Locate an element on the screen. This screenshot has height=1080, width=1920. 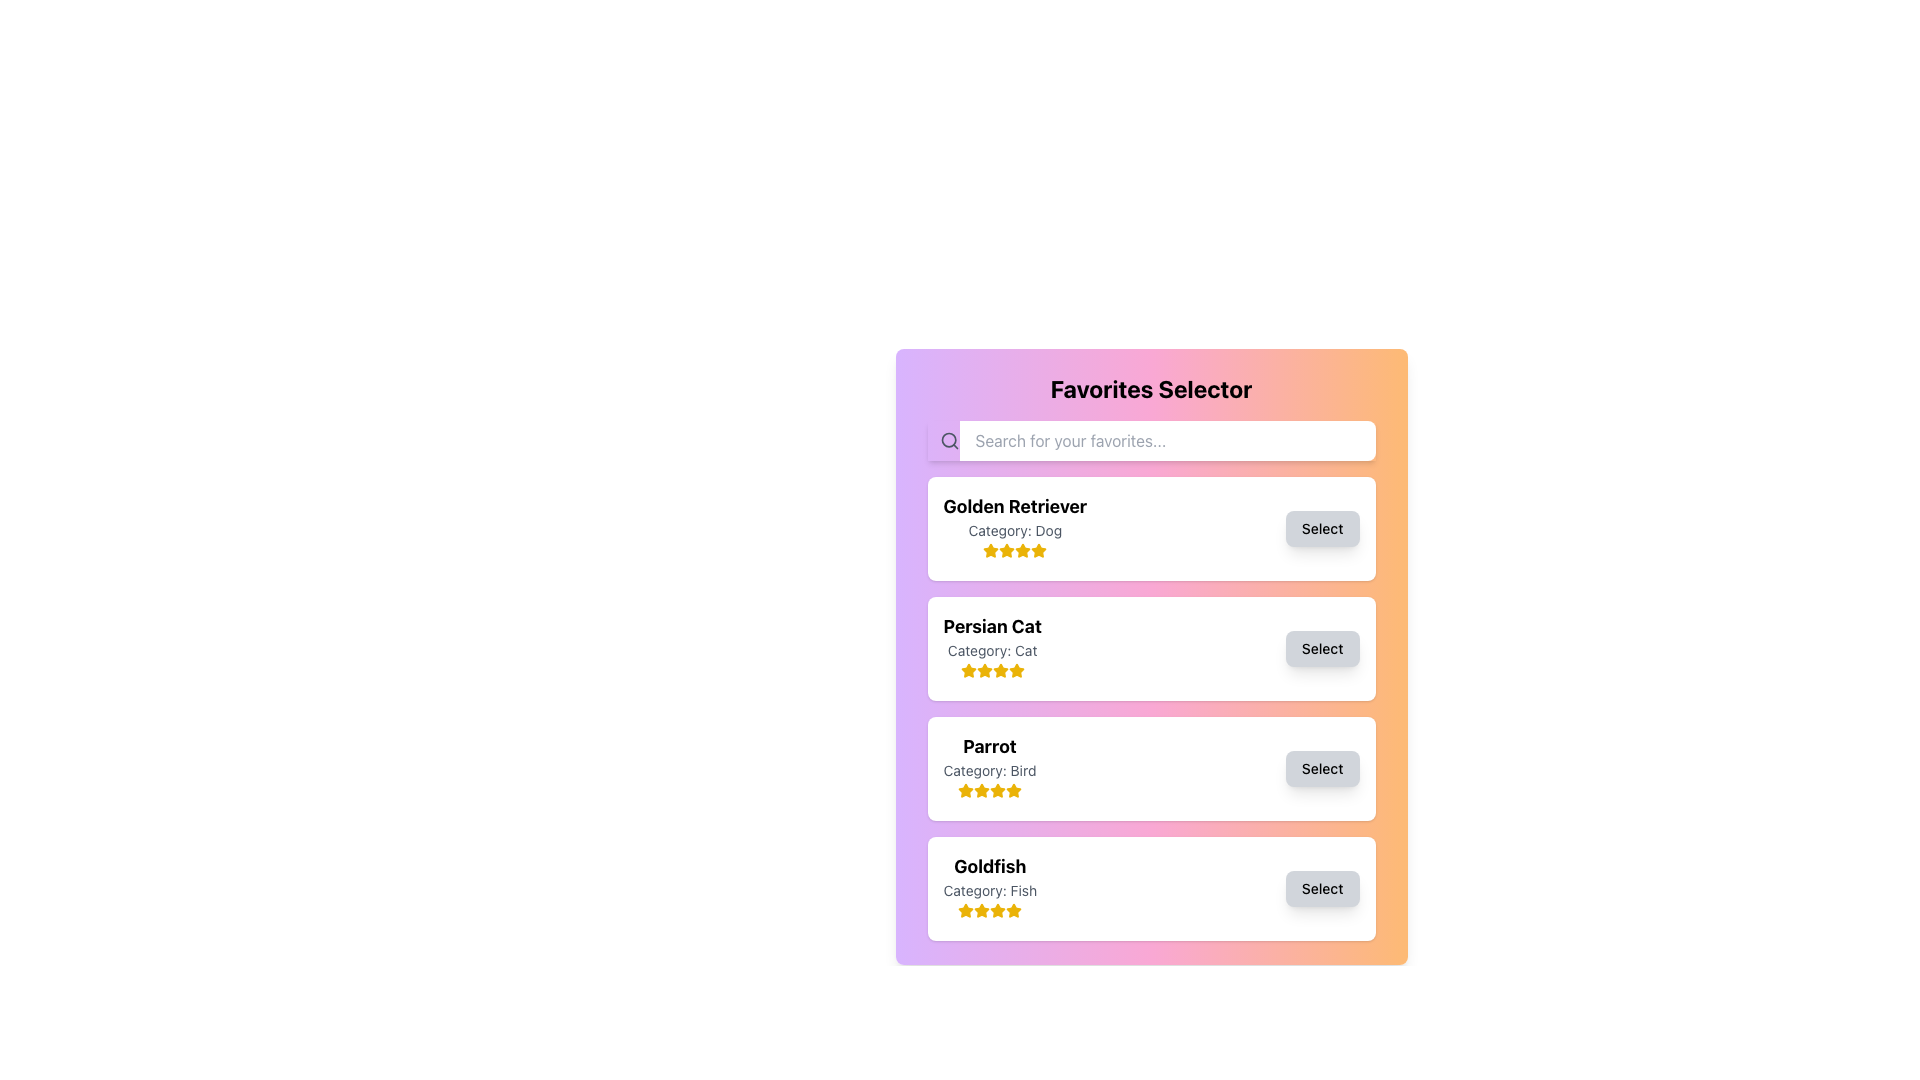
the 'Select' button with a gray background located at the bottom-right corner of the card for the 'Parrot' item is located at coordinates (1322, 767).